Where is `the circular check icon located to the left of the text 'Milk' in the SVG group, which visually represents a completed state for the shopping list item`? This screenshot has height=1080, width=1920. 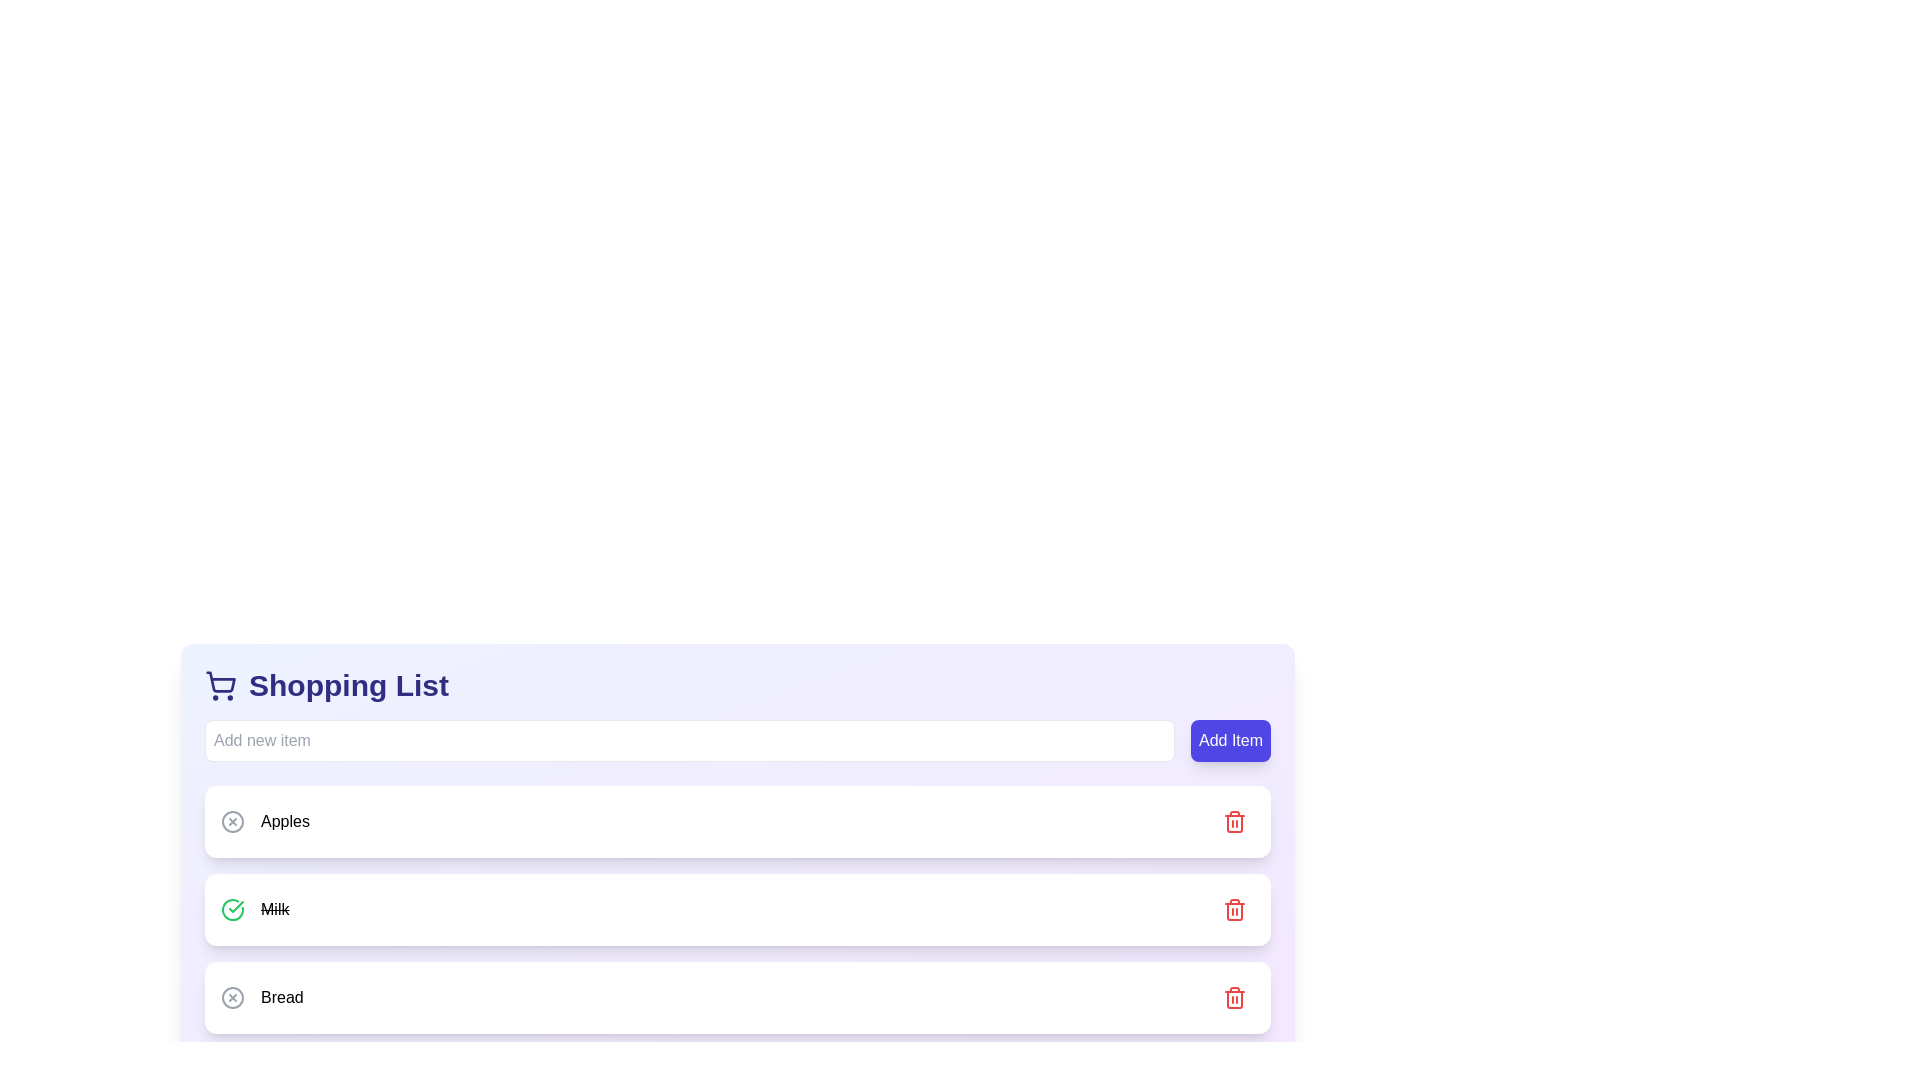 the circular check icon located to the left of the text 'Milk' in the SVG group, which visually represents a completed state for the shopping list item is located at coordinates (233, 910).